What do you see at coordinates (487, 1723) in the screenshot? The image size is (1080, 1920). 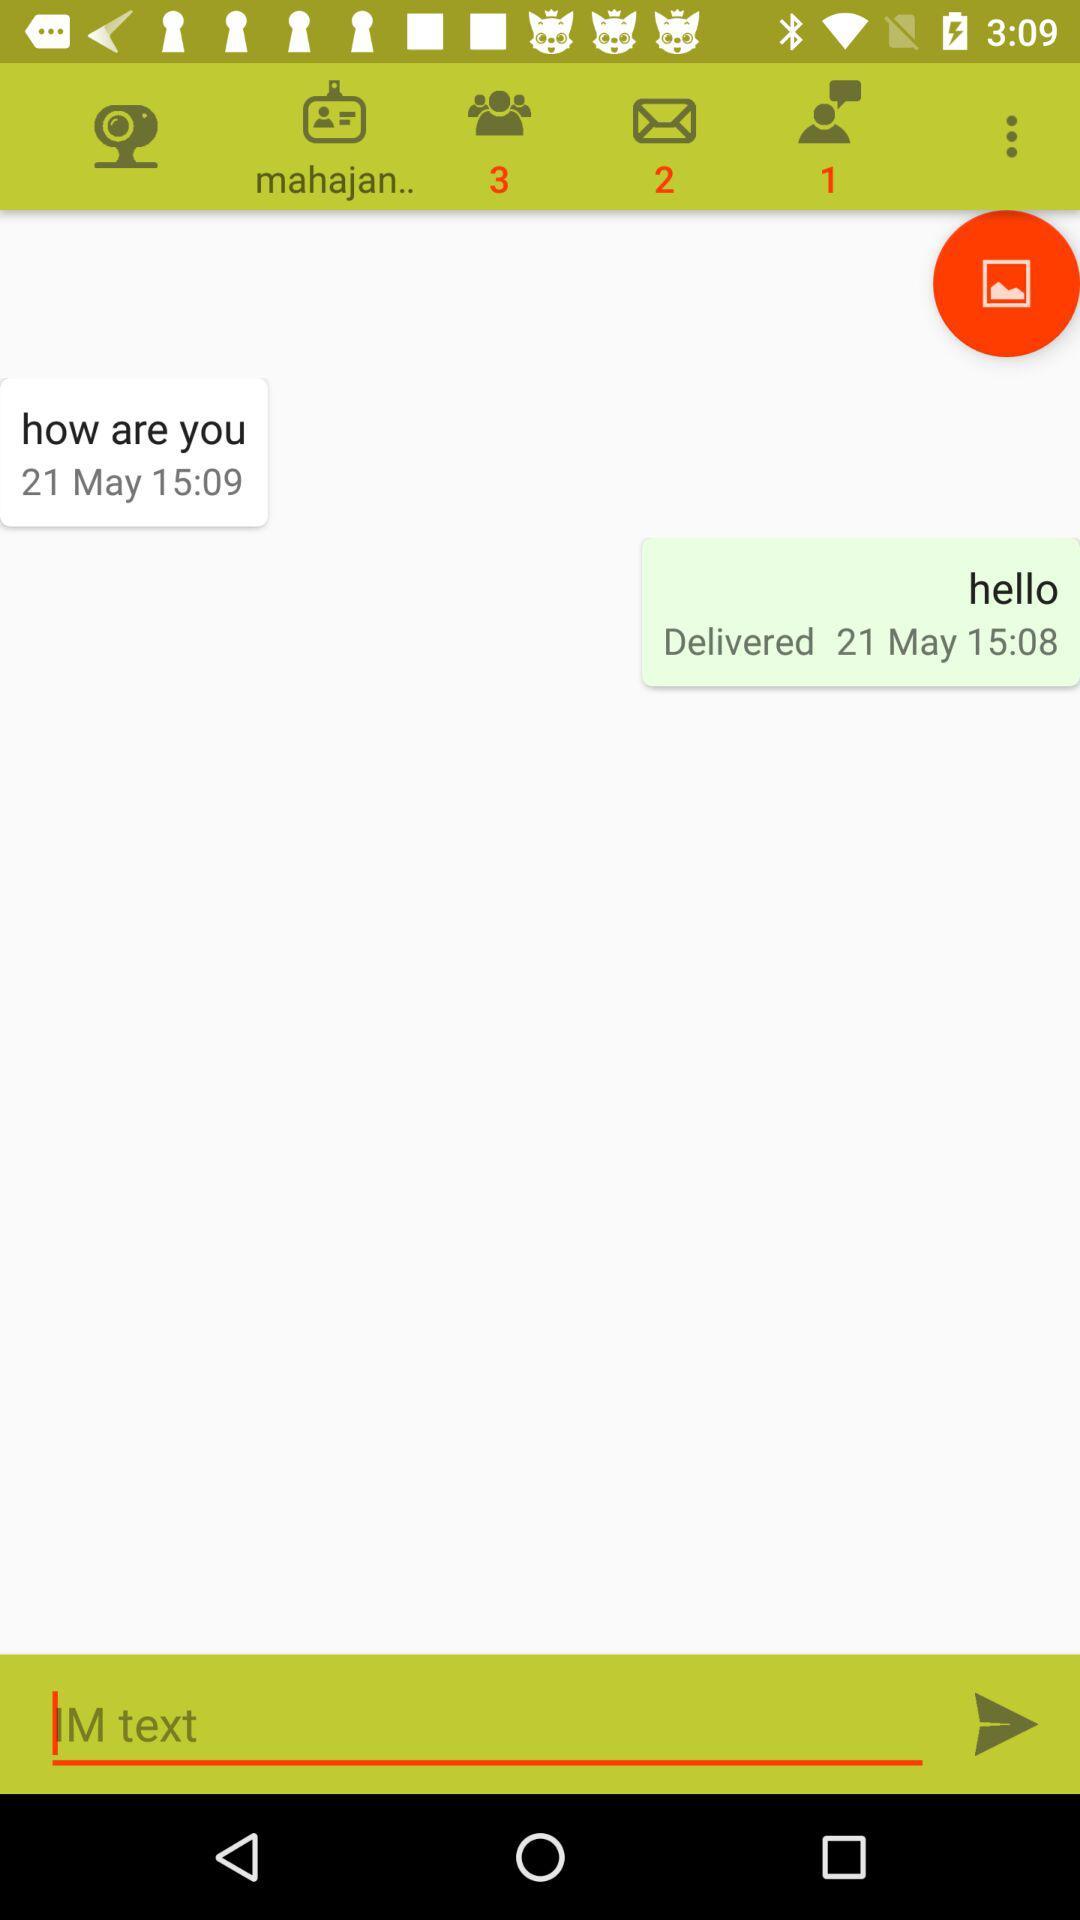 I see `text boxes` at bounding box center [487, 1723].